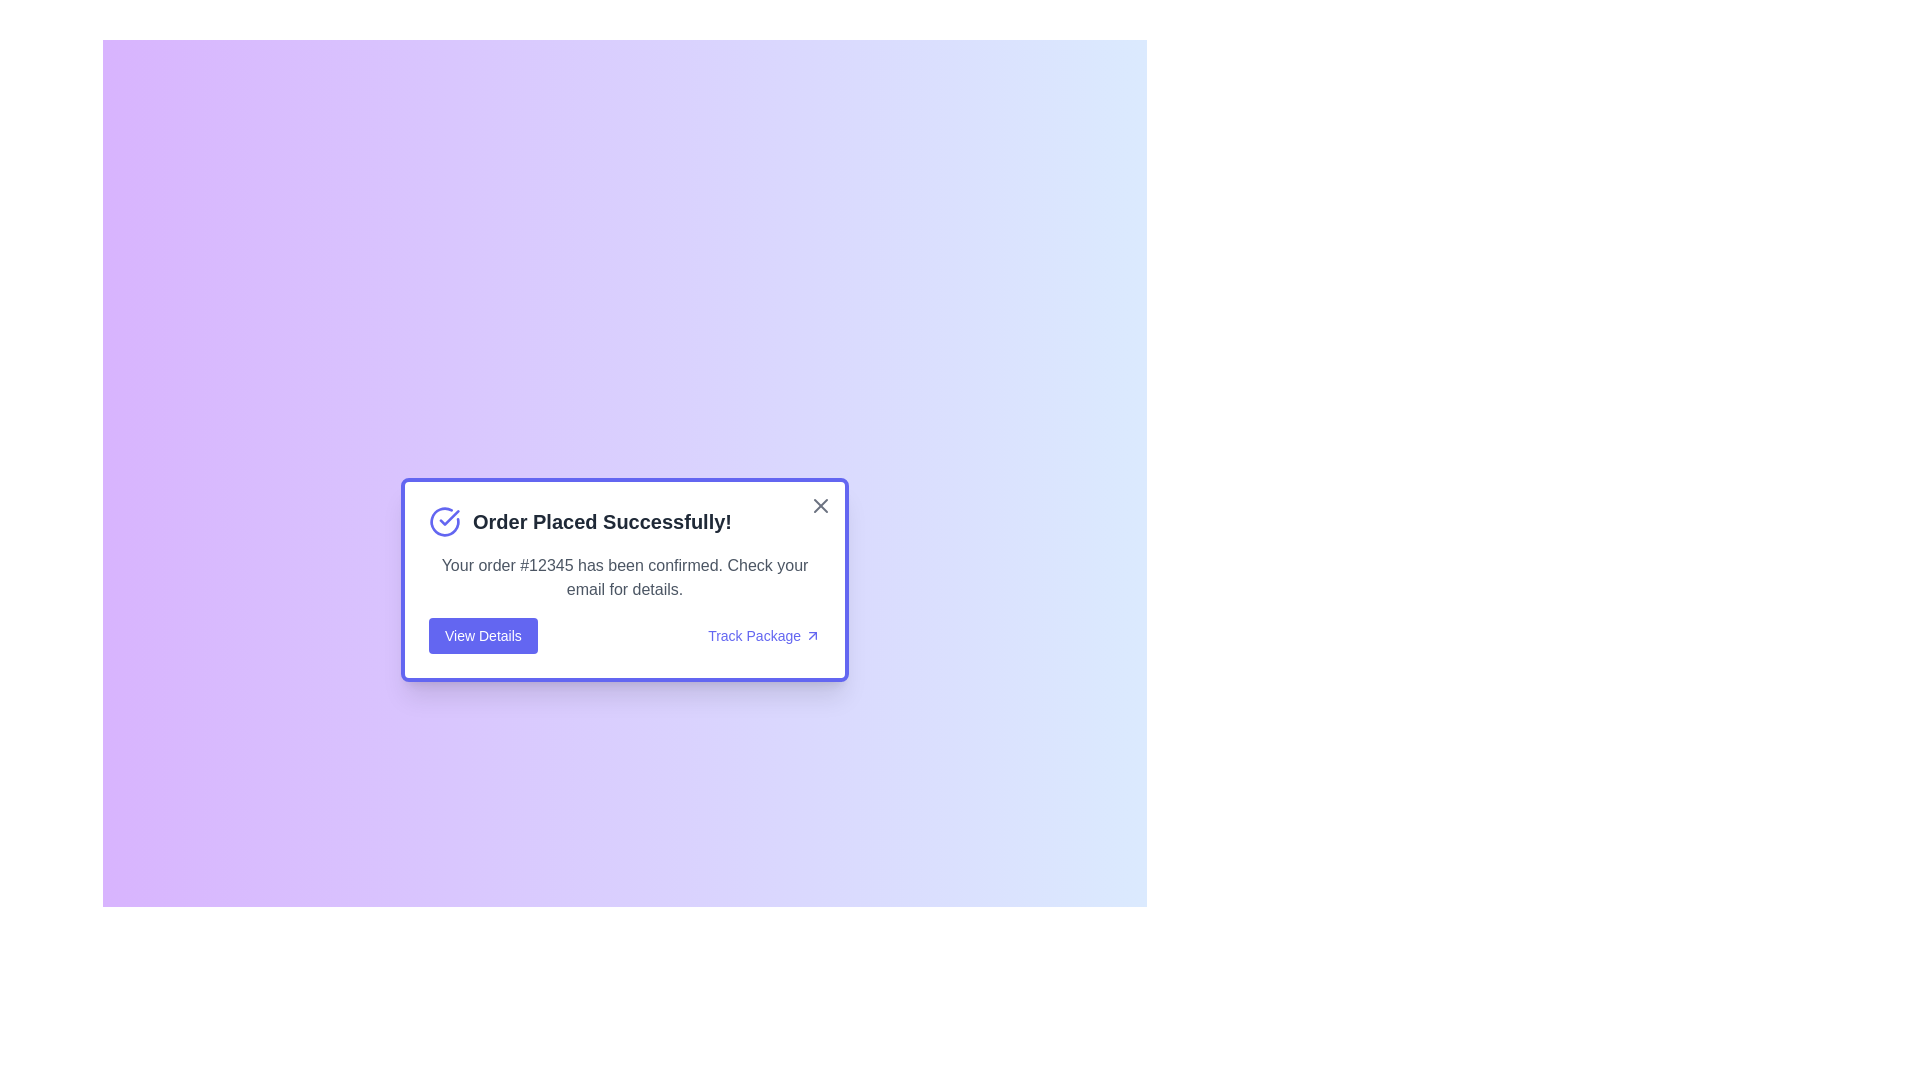 Image resolution: width=1920 pixels, height=1080 pixels. Describe the element at coordinates (483, 636) in the screenshot. I see `the 'View Details' button to navigate to the details page` at that location.